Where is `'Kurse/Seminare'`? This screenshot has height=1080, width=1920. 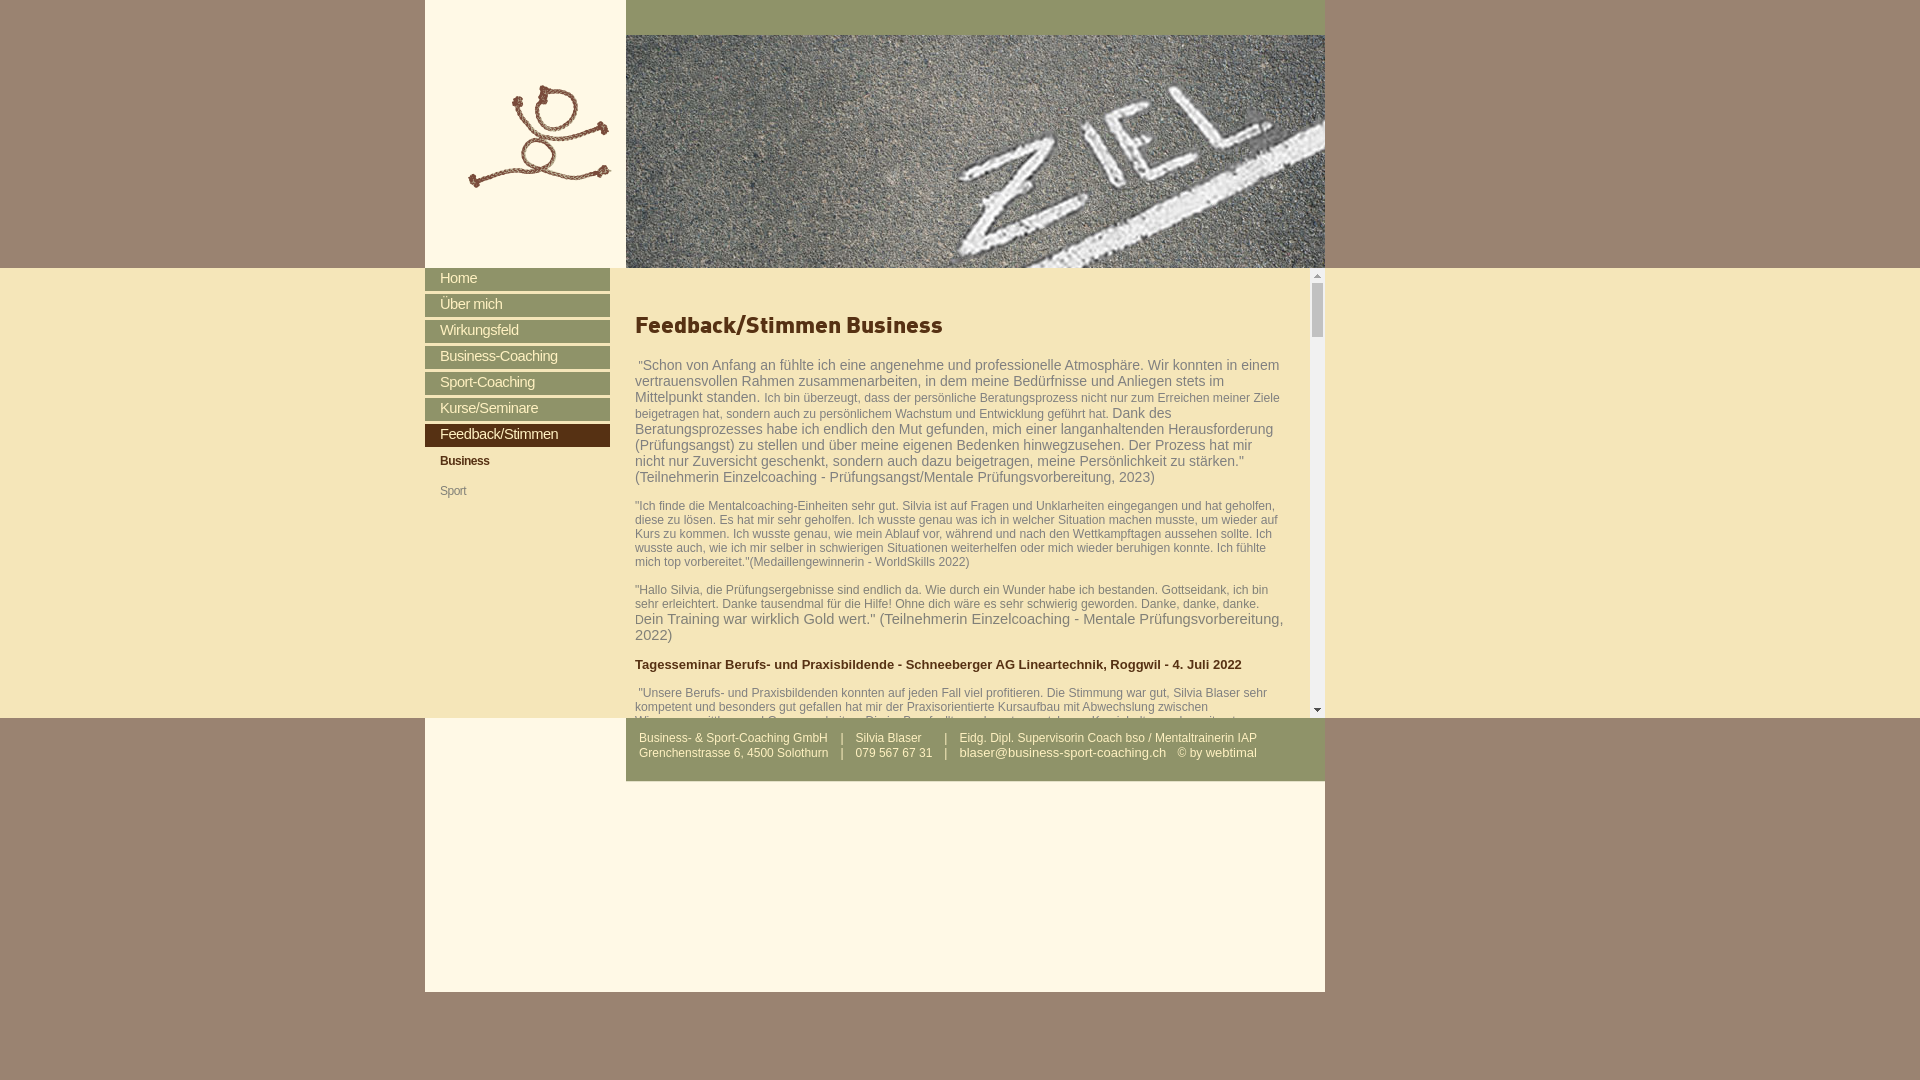
'Kurse/Seminare' is located at coordinates (517, 408).